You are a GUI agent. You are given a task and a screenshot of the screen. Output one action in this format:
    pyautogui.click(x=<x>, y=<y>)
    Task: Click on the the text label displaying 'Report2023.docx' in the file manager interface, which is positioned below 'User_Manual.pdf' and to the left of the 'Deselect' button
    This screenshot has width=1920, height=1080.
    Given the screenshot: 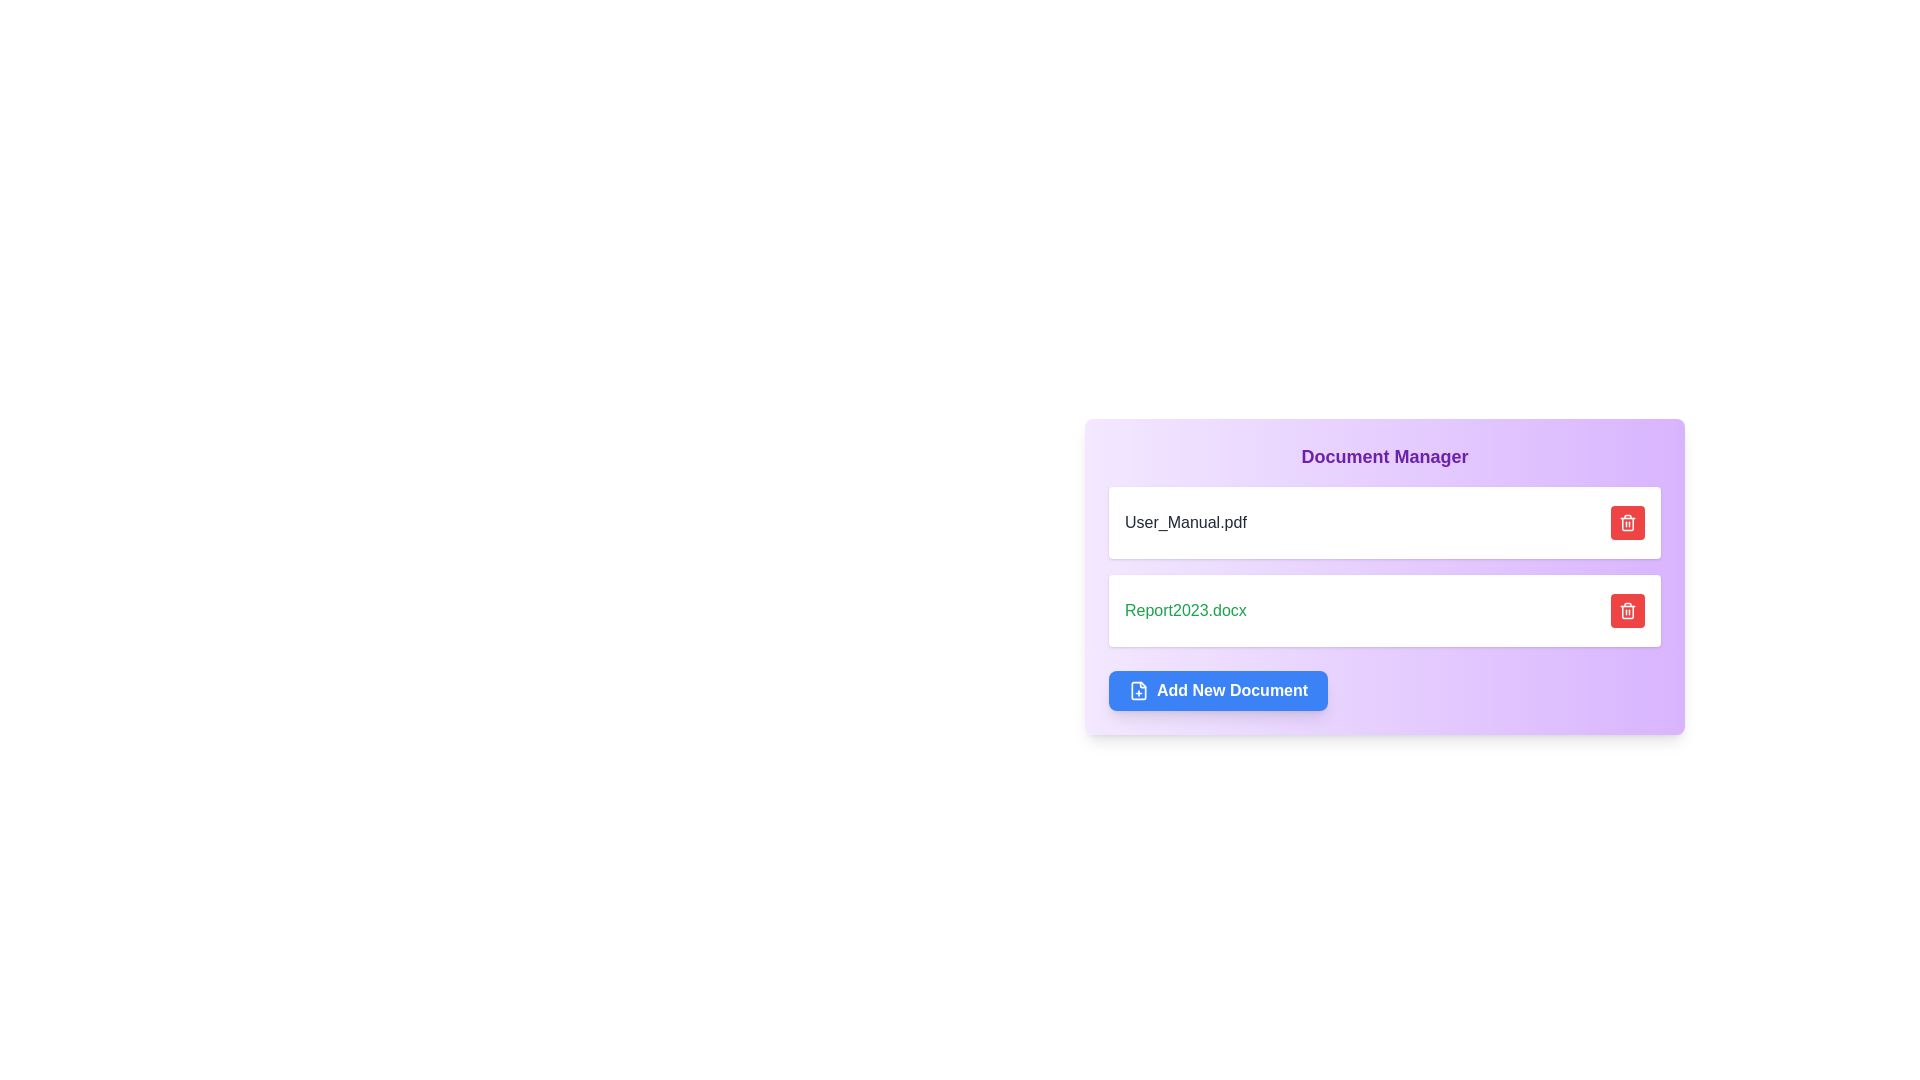 What is the action you would take?
    pyautogui.click(x=1185, y=609)
    